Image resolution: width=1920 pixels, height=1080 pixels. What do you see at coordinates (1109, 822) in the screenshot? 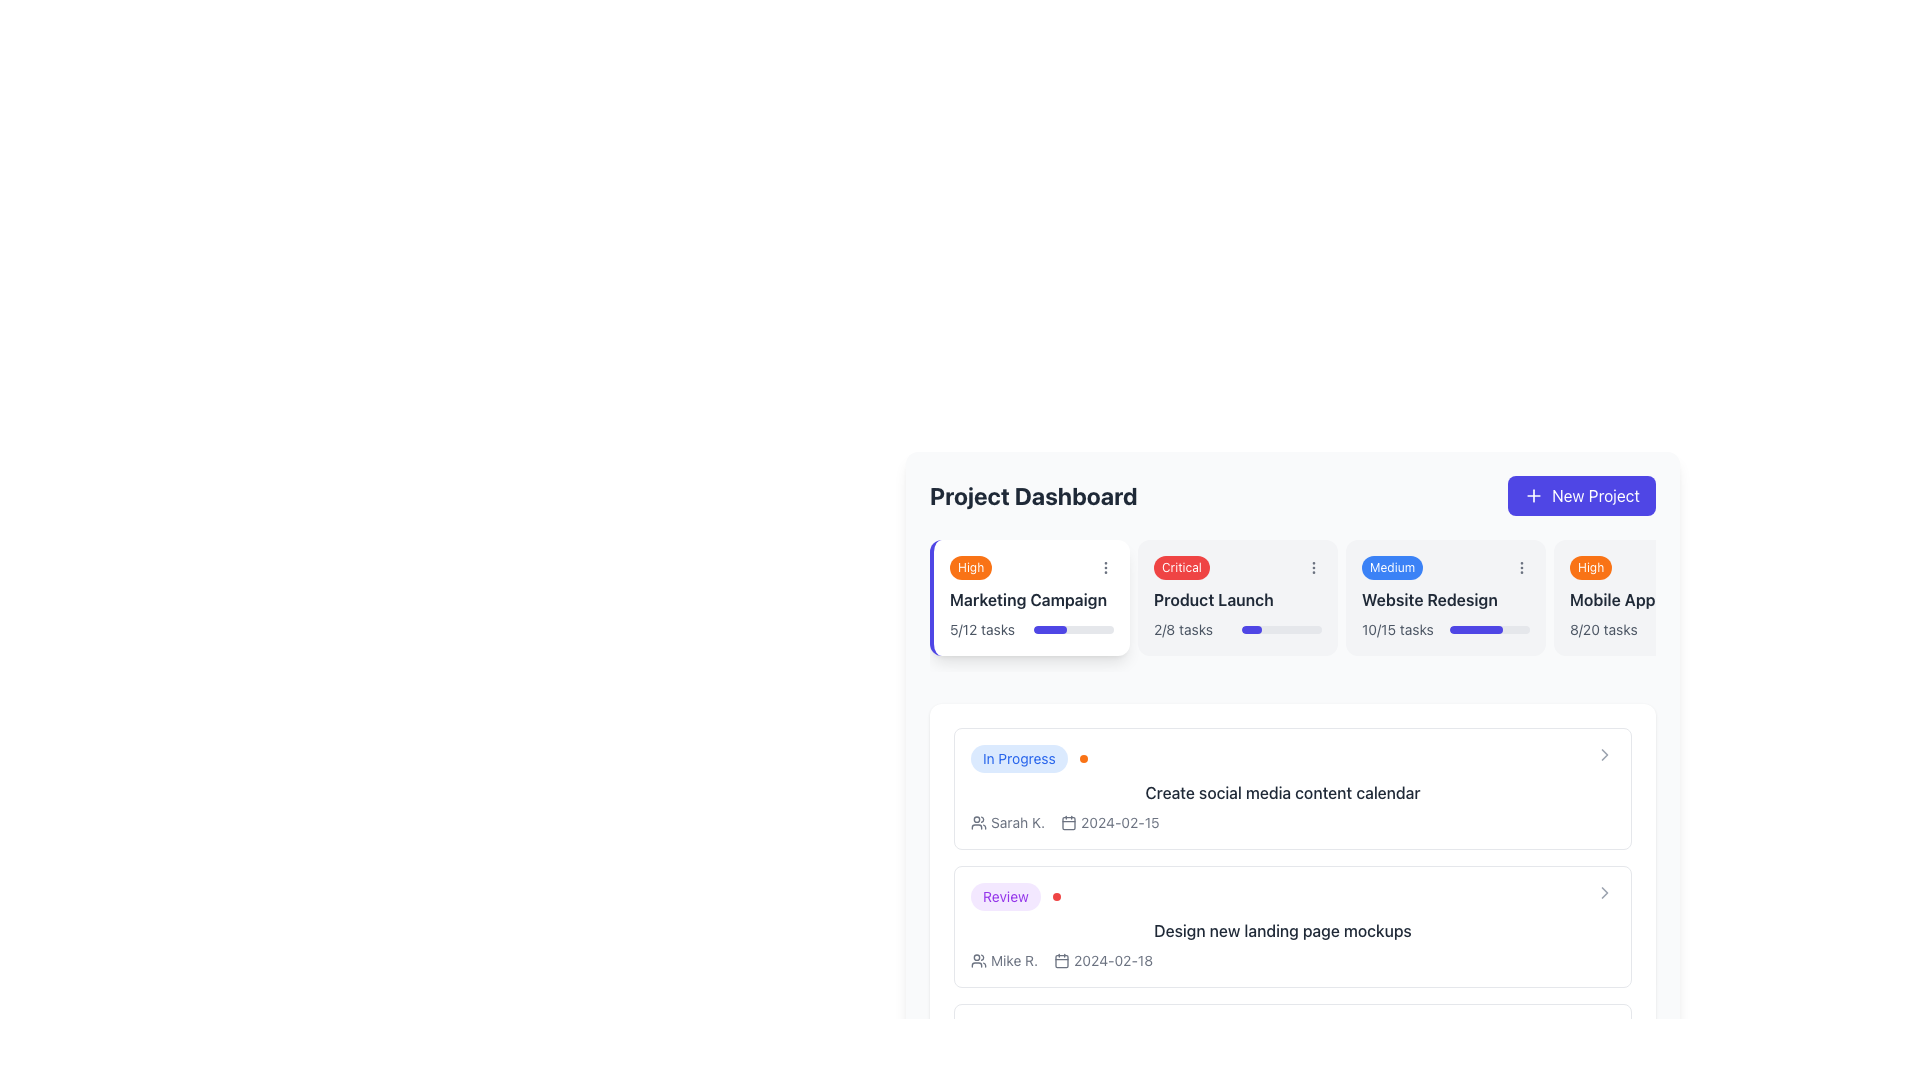
I see `the date displayed in the date display element with icon located under the 'Create social media content calendar' section, positioned to the right of 'Sarah K.'` at bounding box center [1109, 822].